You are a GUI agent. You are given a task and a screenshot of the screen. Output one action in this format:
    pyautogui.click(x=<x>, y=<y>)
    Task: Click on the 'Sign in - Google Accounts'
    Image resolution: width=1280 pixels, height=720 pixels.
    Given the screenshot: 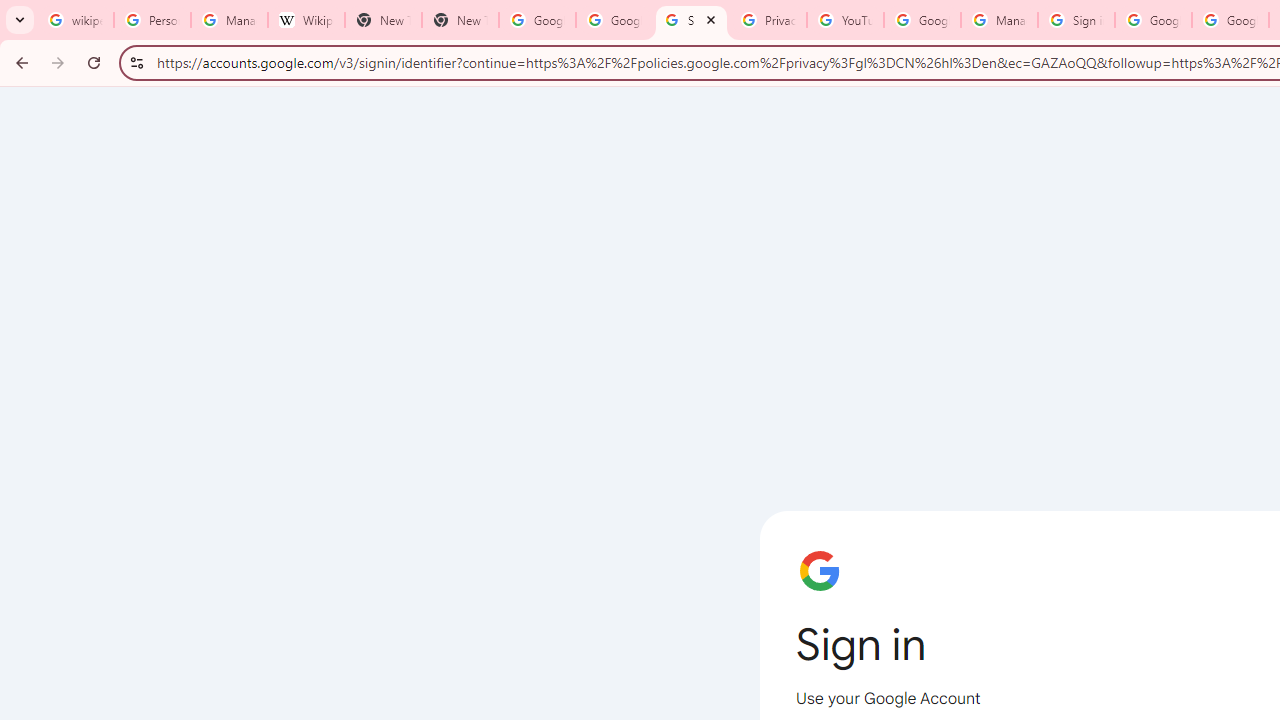 What is the action you would take?
    pyautogui.click(x=1075, y=20)
    